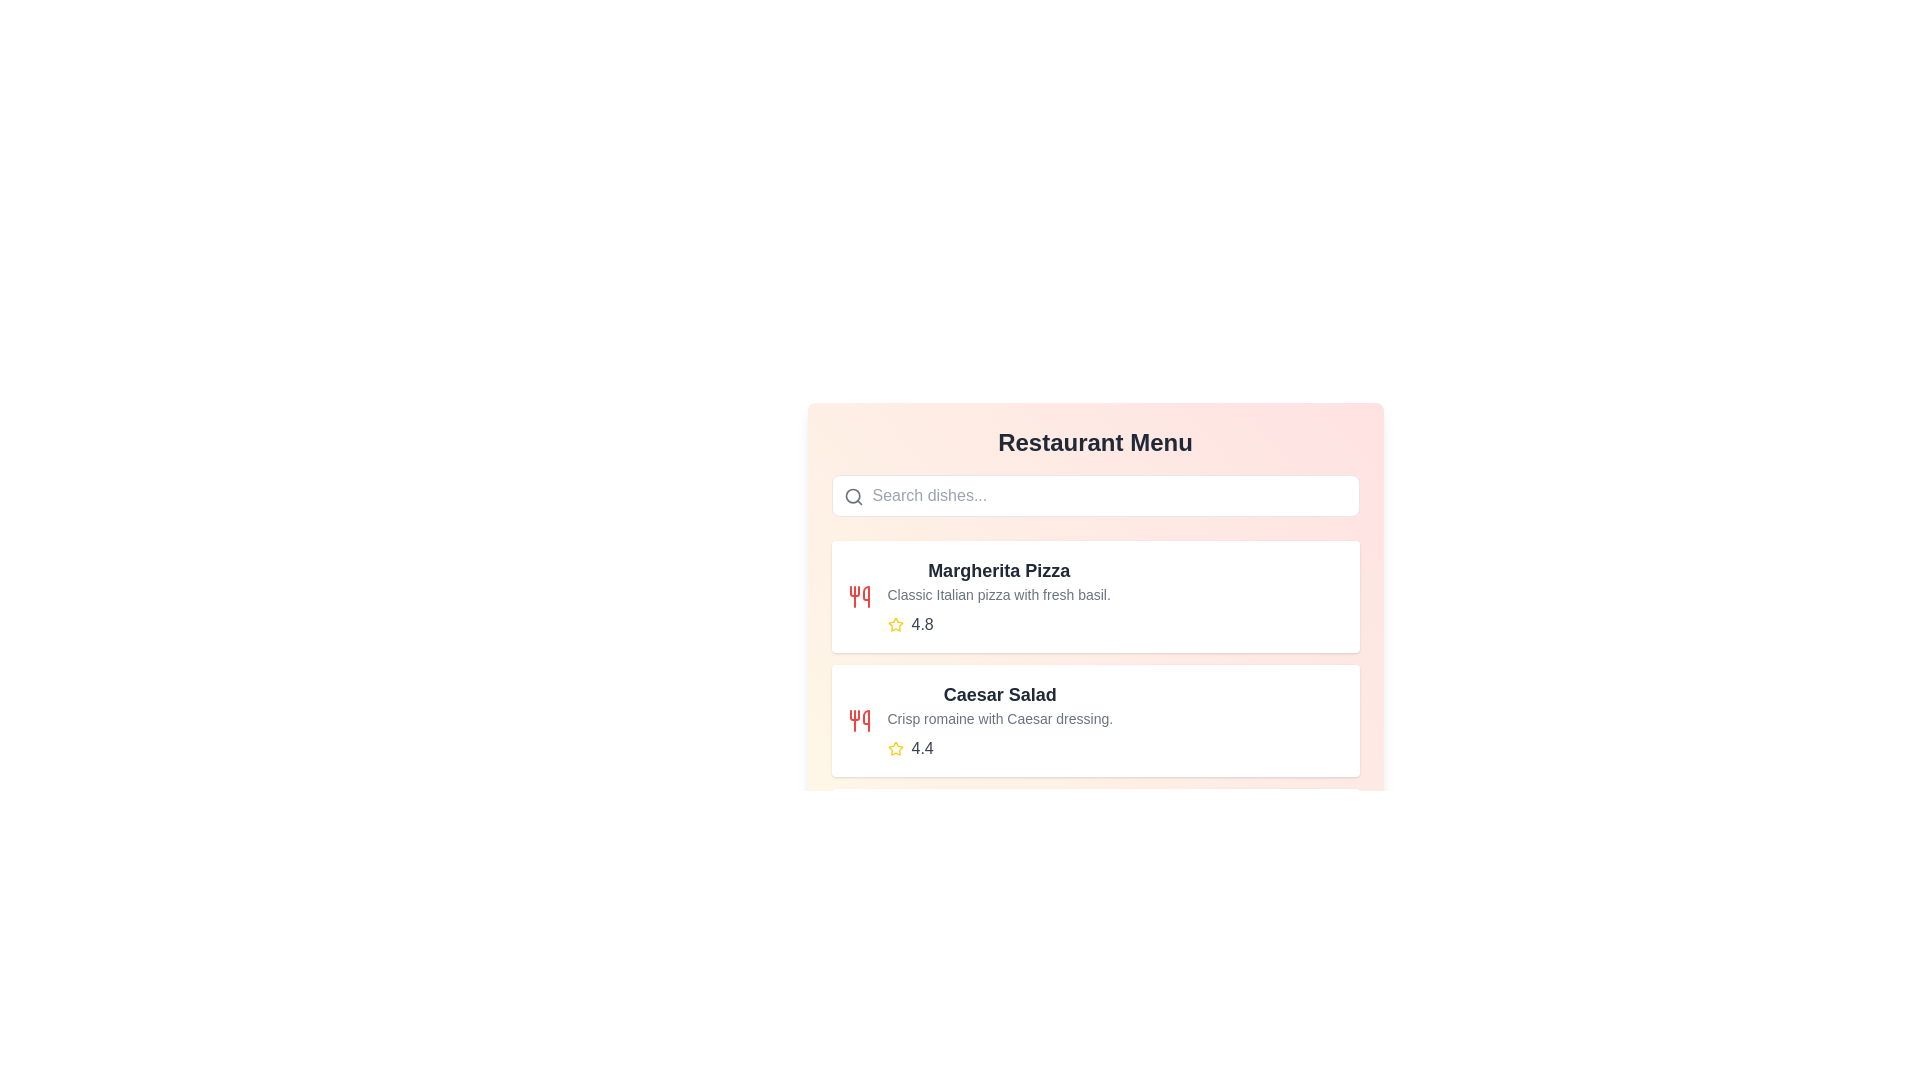 This screenshot has width=1920, height=1080. I want to click on the gray magnifying glass icon located to the left of the search input box, which is styled in SVG format and has a round shape with a handle extending from the bottom right, so click(853, 496).